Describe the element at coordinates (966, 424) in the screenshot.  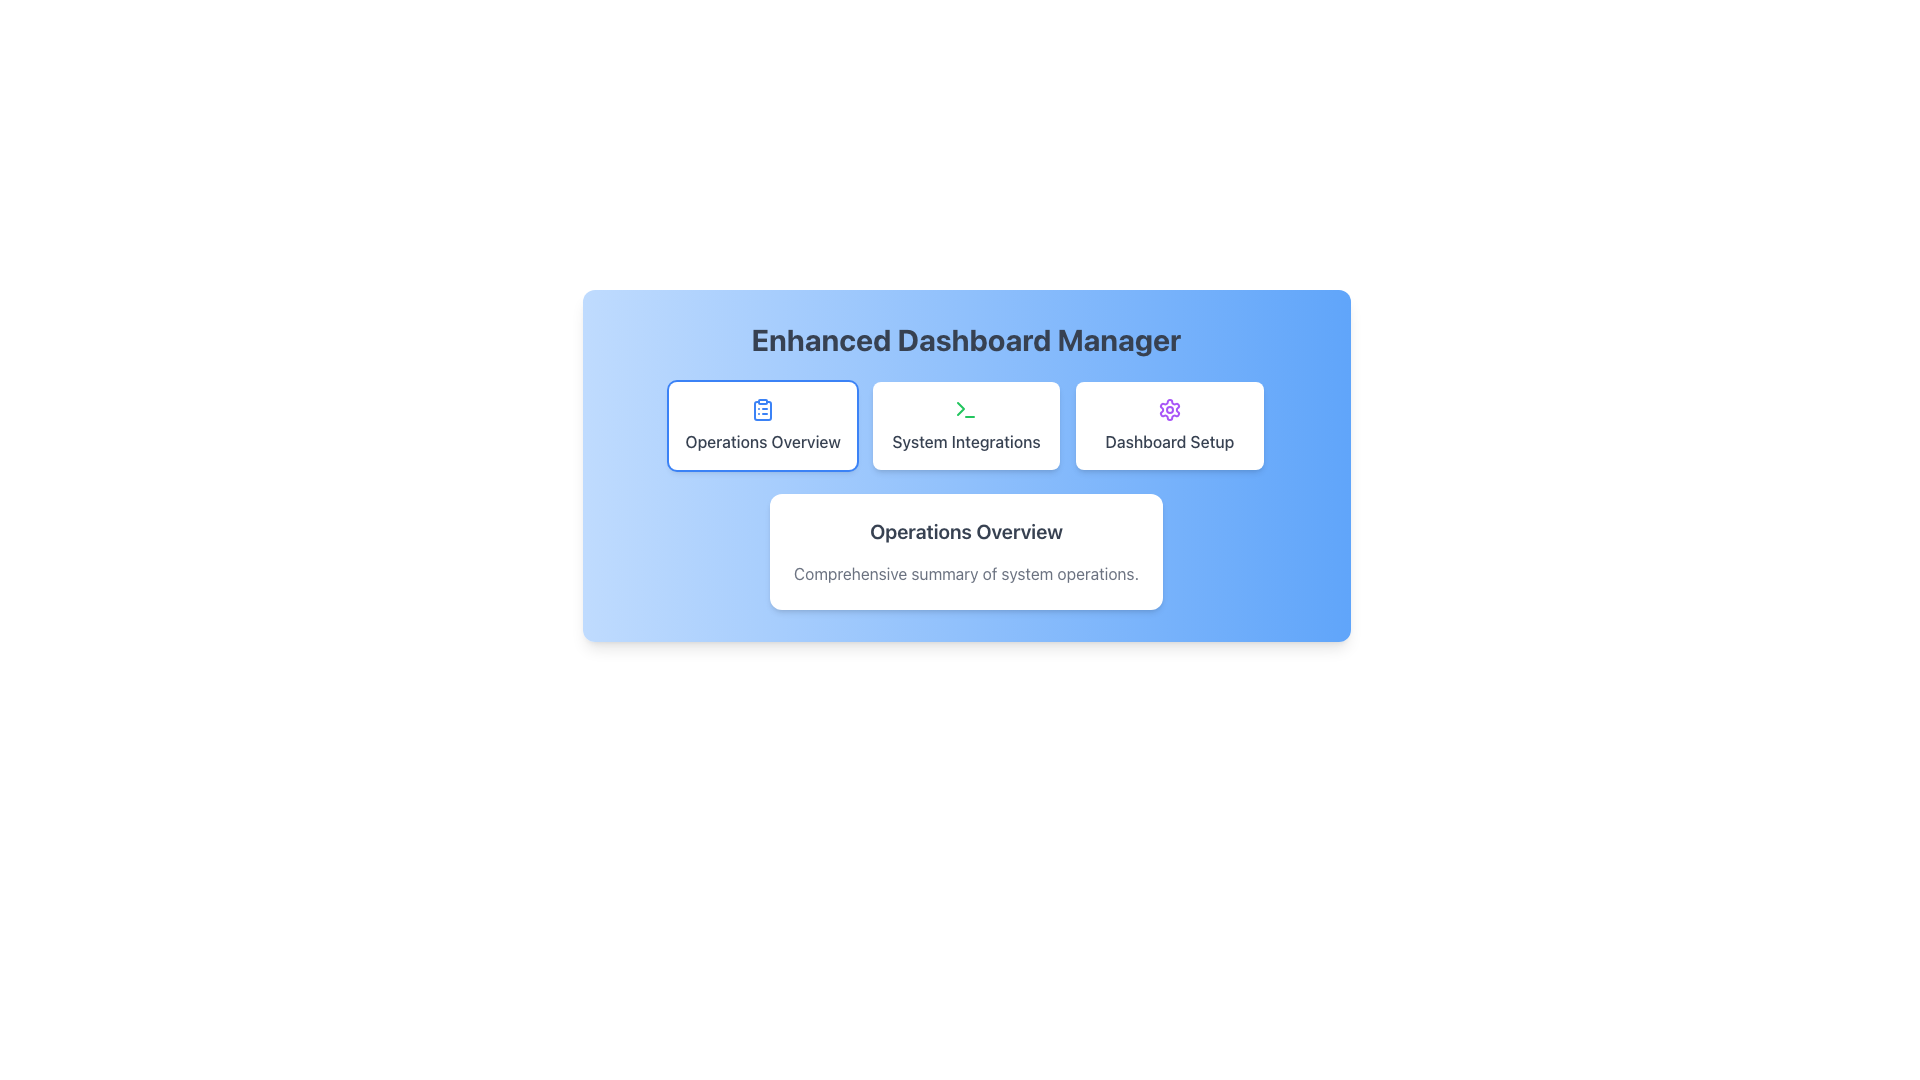
I see `the 'System Integrations' button in the Enhanced Dashboard Manager` at that location.